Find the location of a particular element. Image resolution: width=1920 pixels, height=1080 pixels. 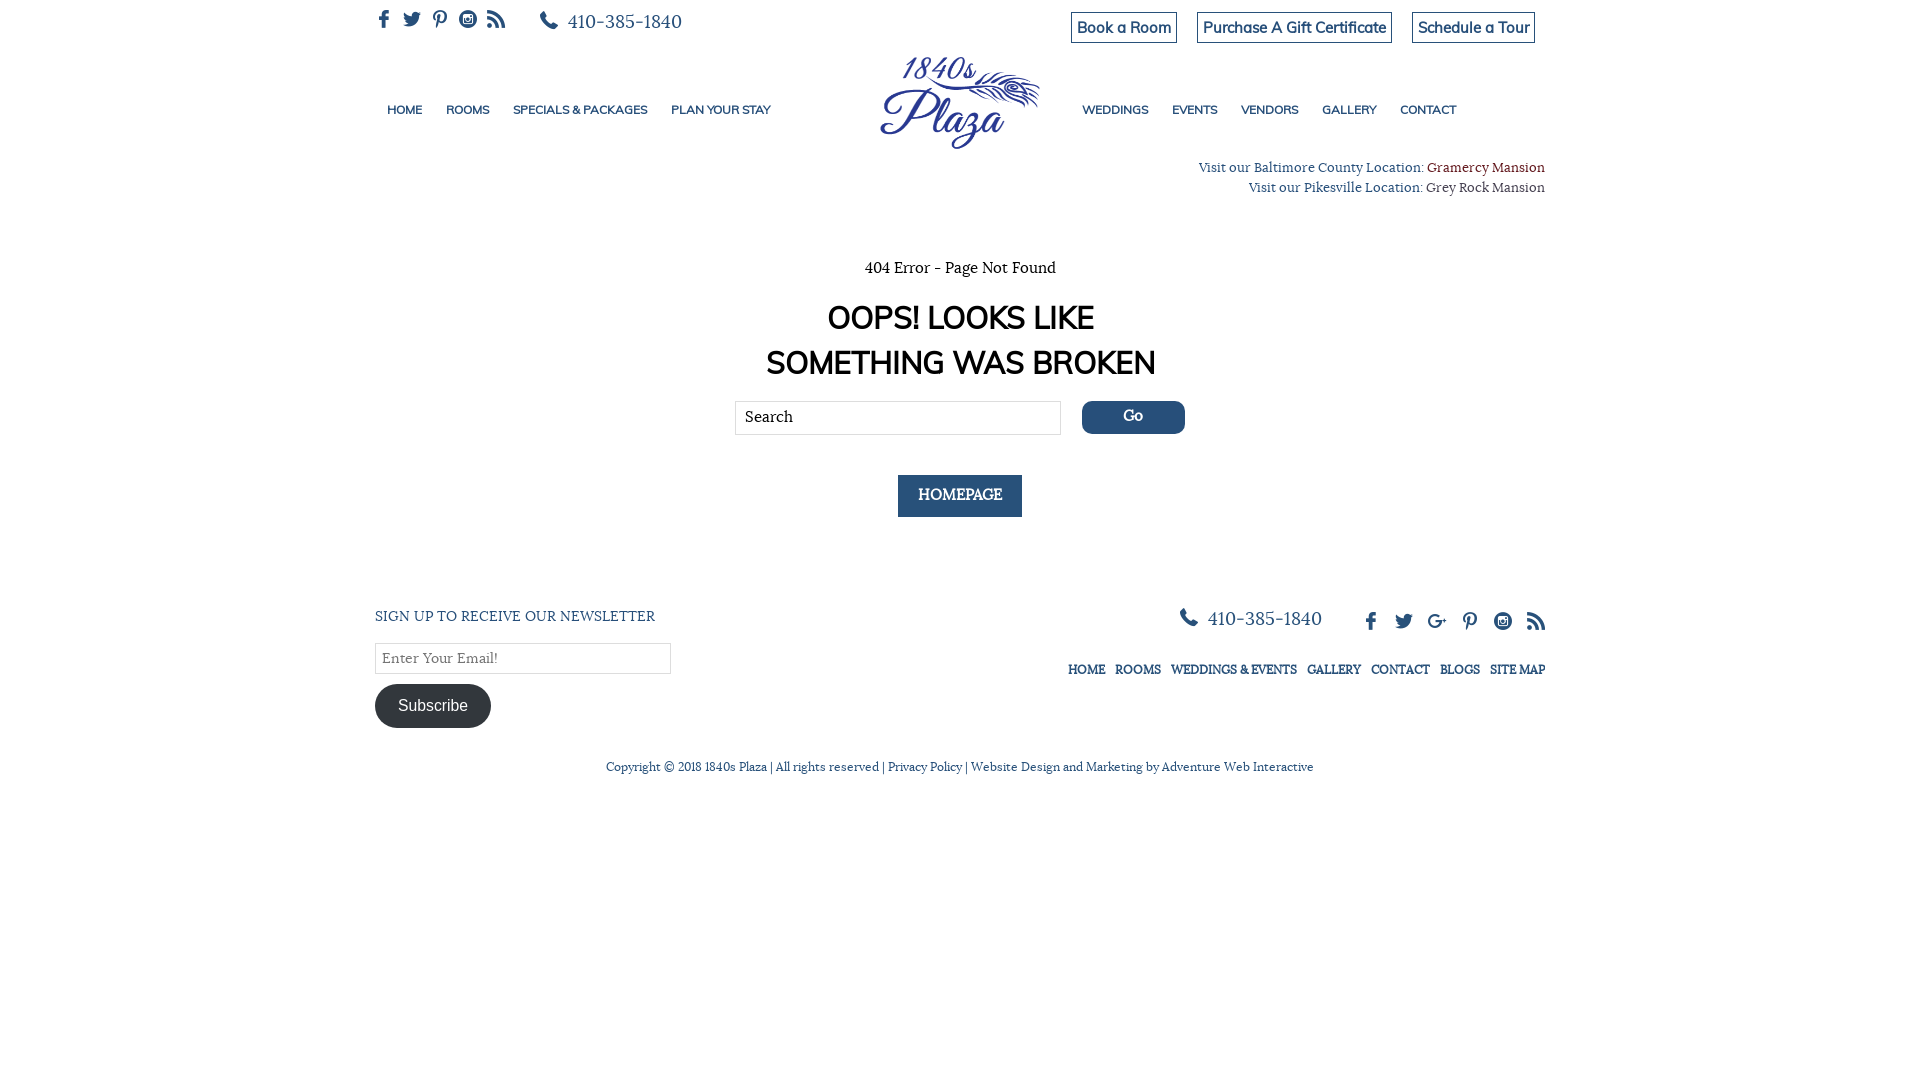

'EVENTS' is located at coordinates (1194, 110).